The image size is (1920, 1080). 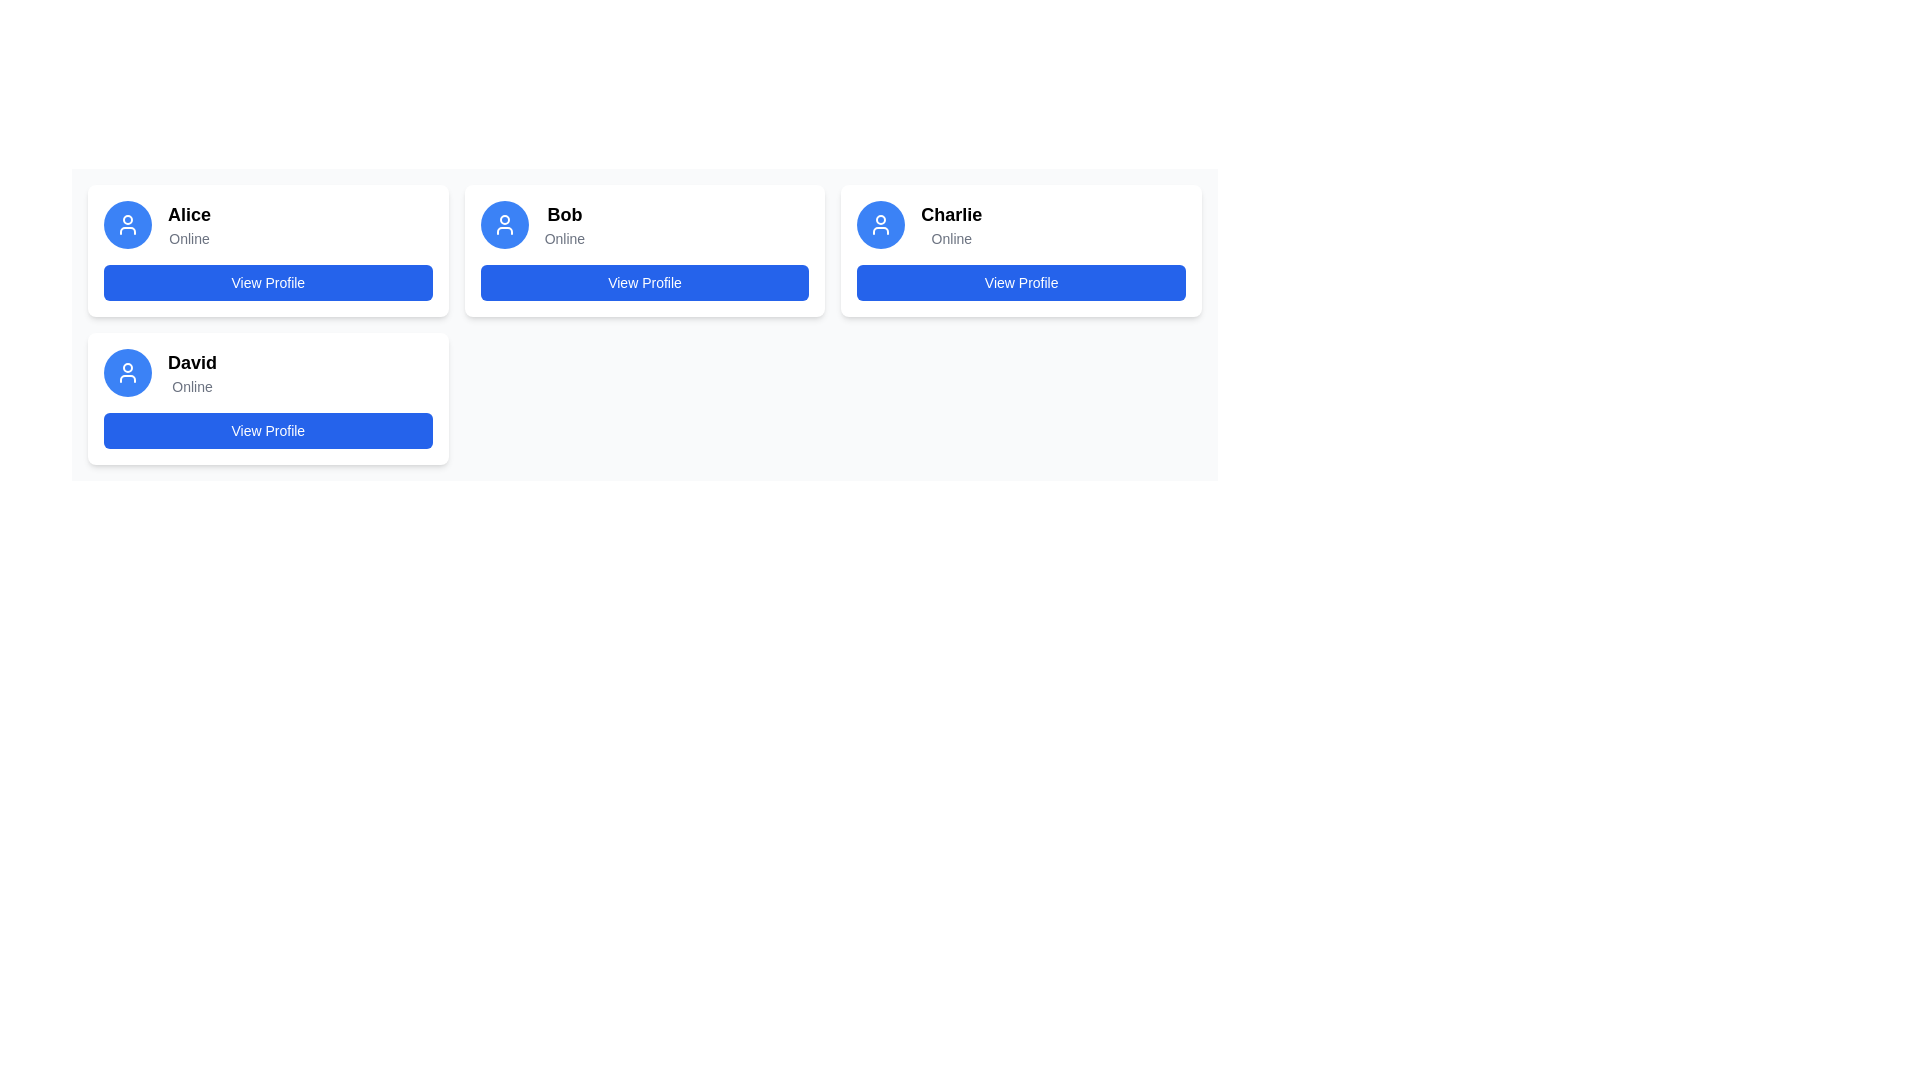 What do you see at coordinates (189, 224) in the screenshot?
I see `the text block displaying the user's name 'Alice' and status 'Online' in the first user's card` at bounding box center [189, 224].